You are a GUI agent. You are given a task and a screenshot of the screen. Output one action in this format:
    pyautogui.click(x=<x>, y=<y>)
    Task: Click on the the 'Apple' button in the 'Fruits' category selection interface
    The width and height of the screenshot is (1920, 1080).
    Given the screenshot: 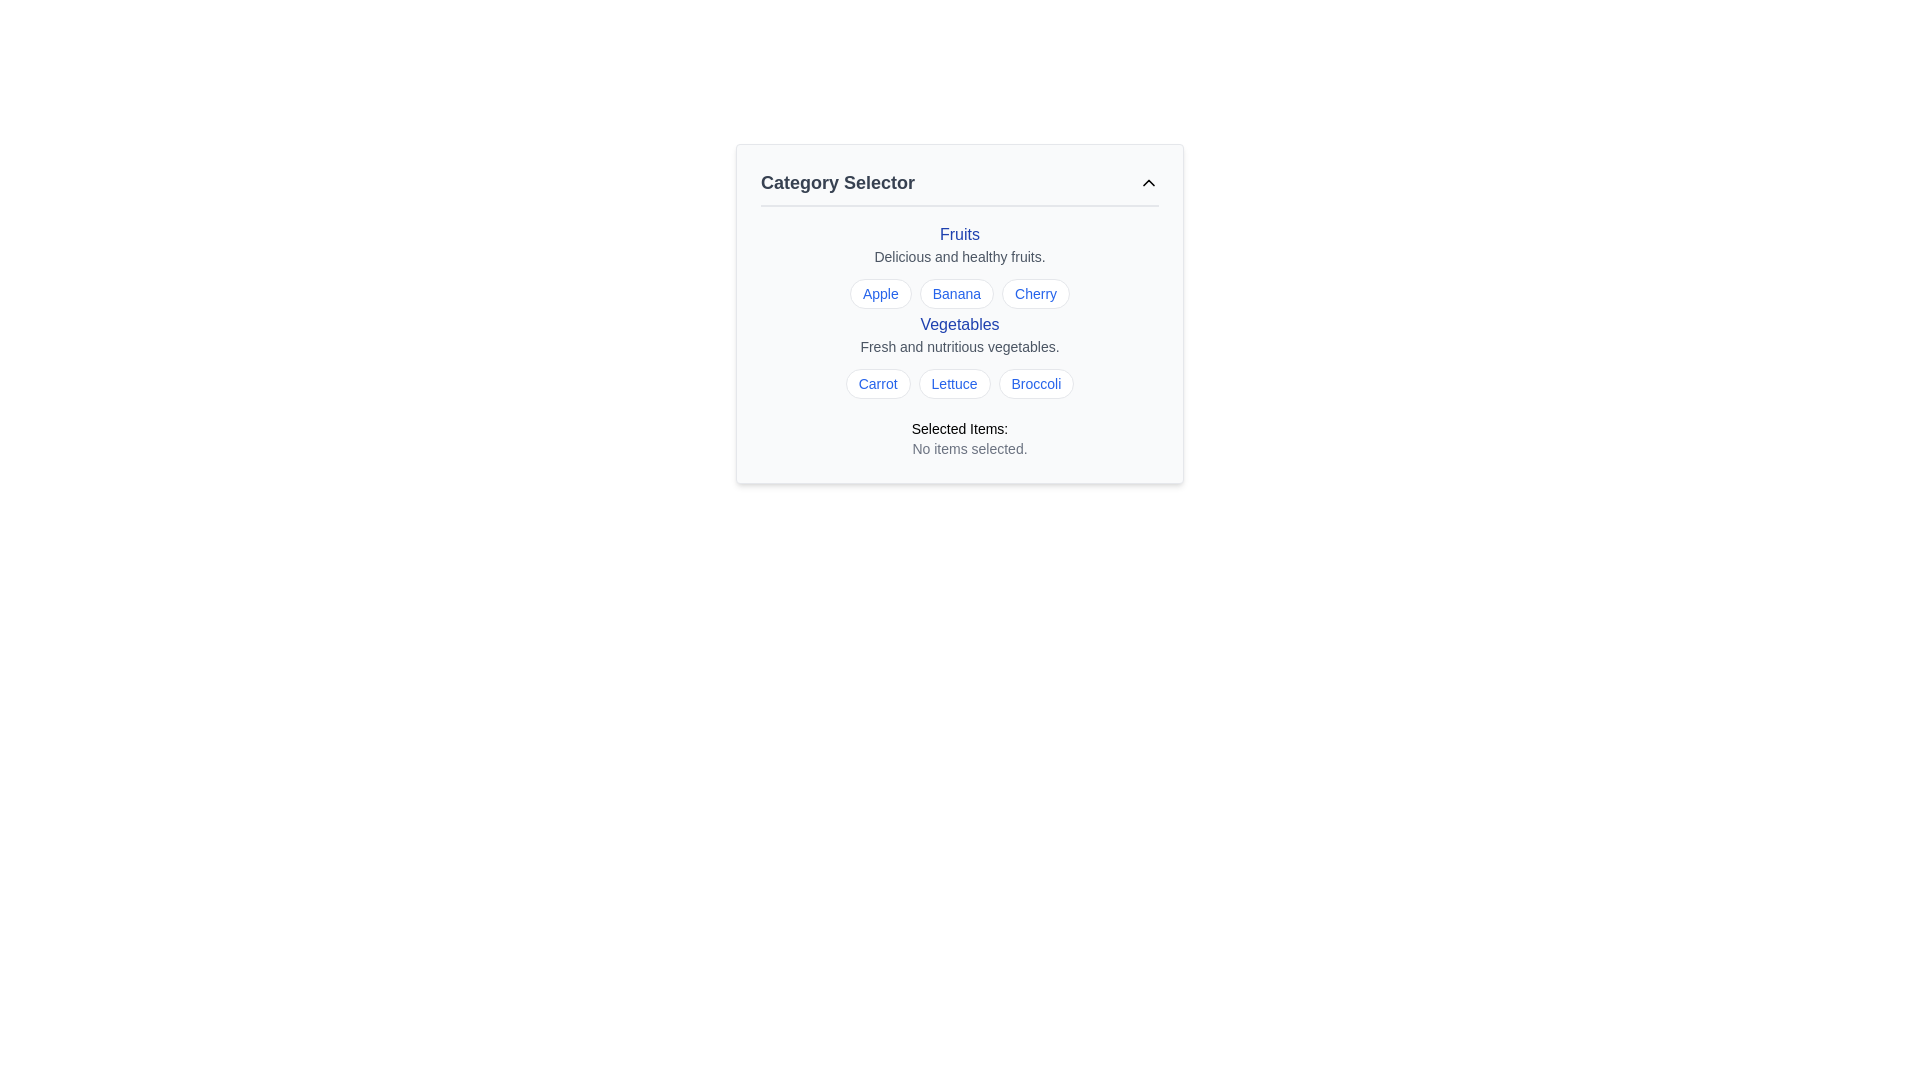 What is the action you would take?
    pyautogui.click(x=880, y=293)
    